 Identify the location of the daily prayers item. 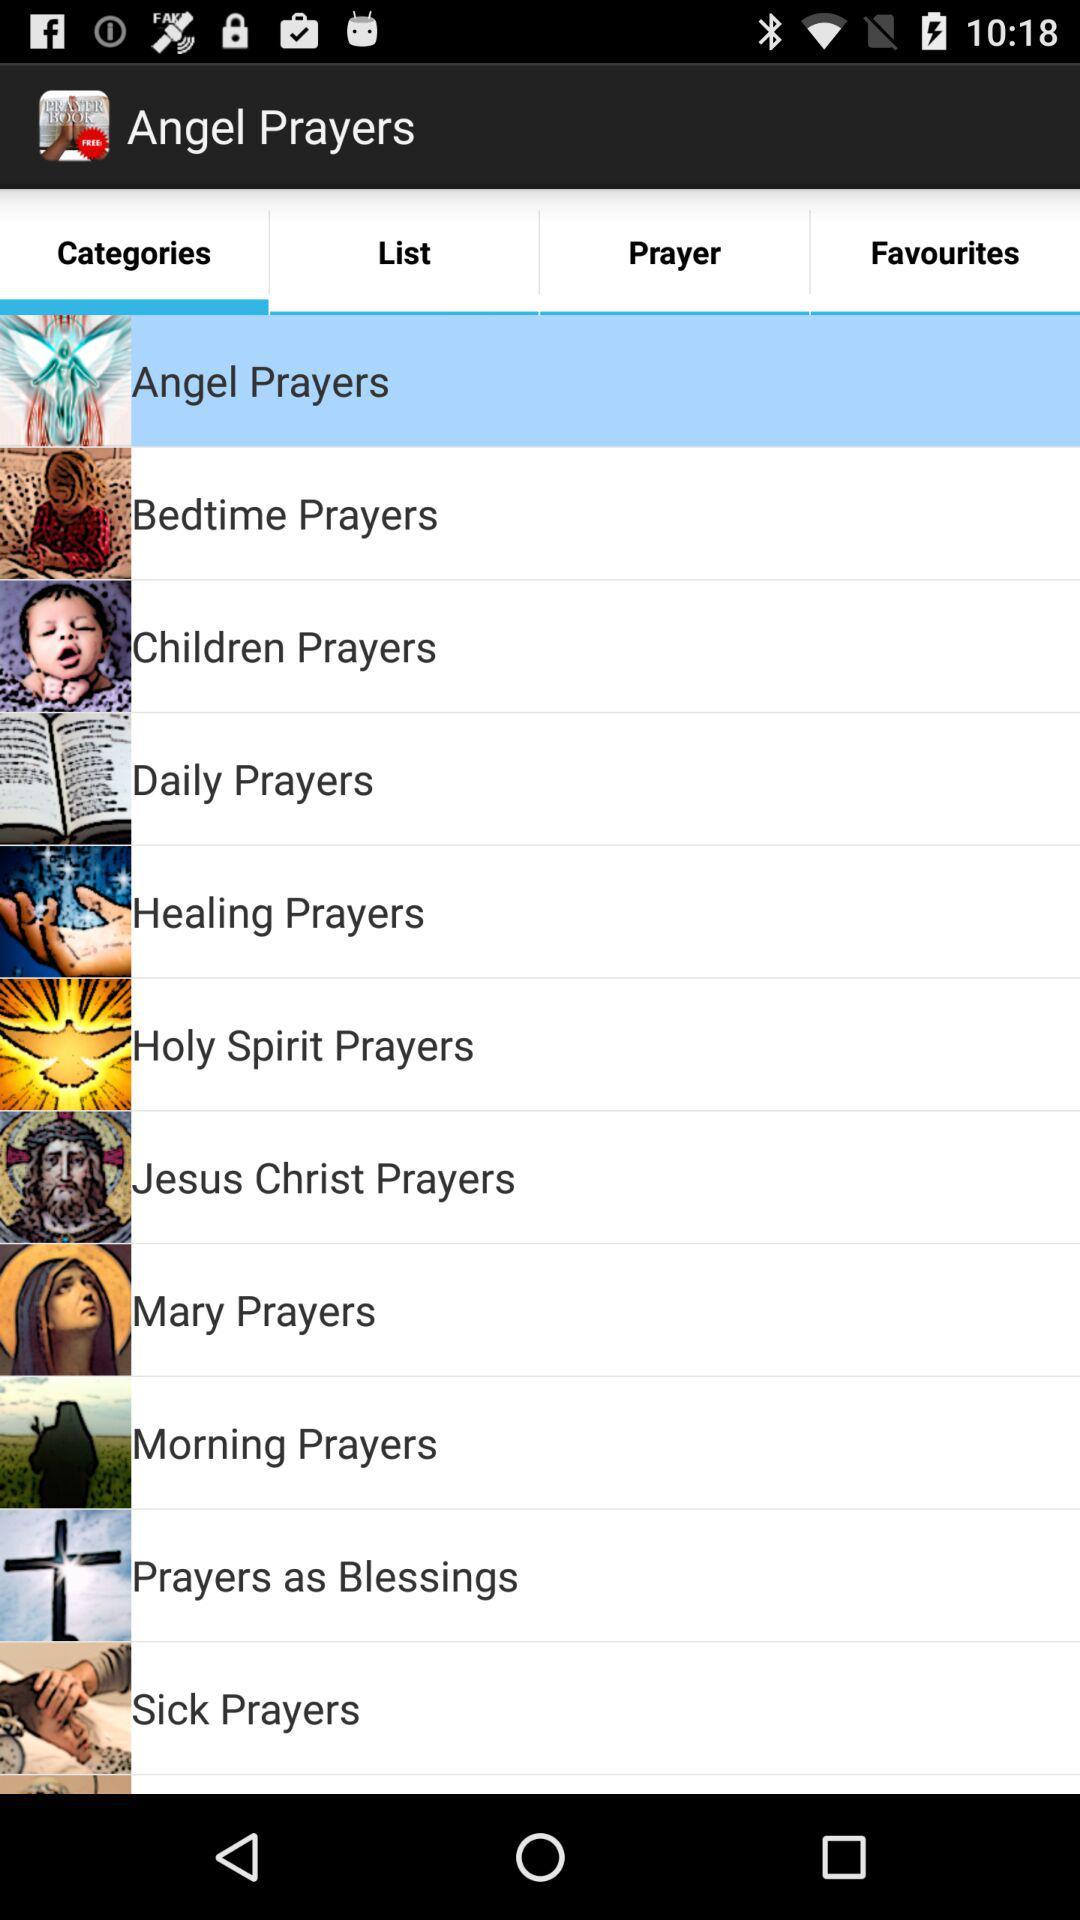
(251, 777).